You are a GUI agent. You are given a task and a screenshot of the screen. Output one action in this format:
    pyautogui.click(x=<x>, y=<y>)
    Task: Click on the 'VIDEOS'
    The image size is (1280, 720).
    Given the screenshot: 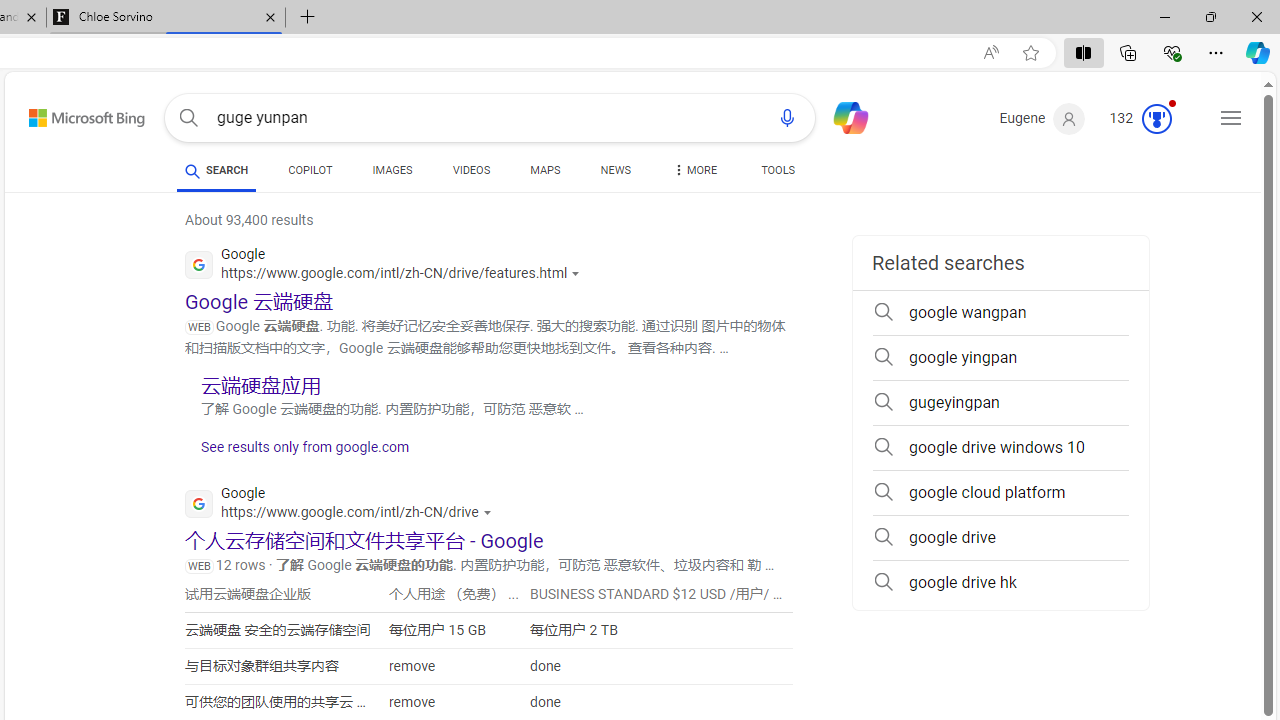 What is the action you would take?
    pyautogui.click(x=470, y=170)
    